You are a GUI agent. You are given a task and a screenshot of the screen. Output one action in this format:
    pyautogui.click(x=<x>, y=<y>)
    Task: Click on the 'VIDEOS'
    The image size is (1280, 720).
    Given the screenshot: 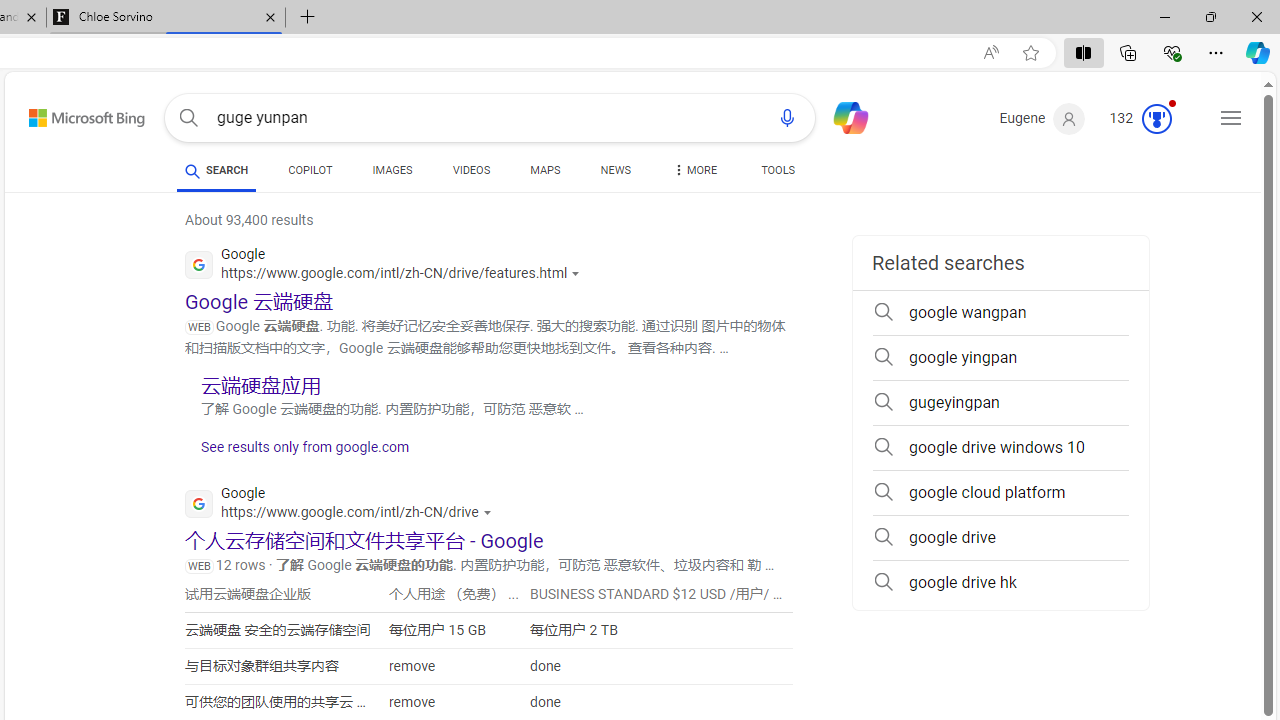 What is the action you would take?
    pyautogui.click(x=470, y=170)
    